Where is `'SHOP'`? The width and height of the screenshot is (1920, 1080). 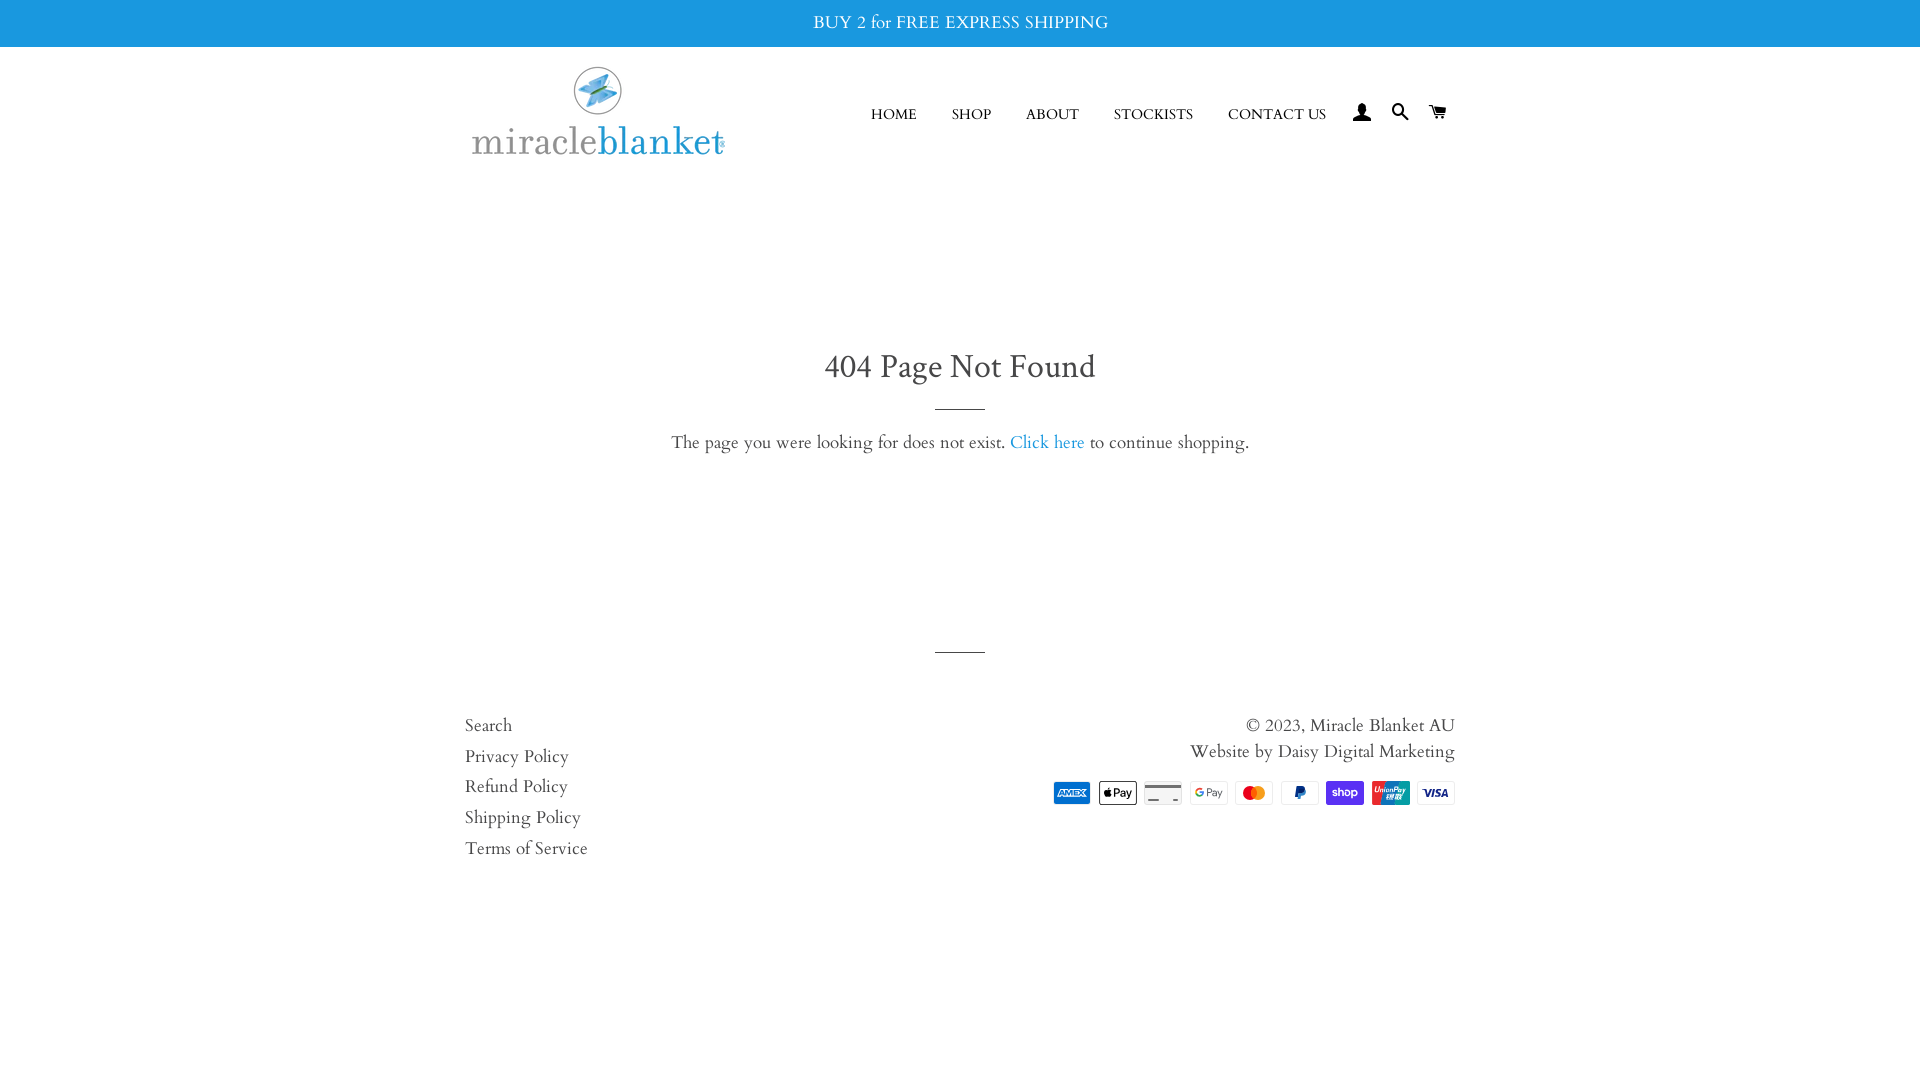
'SHOP' is located at coordinates (935, 115).